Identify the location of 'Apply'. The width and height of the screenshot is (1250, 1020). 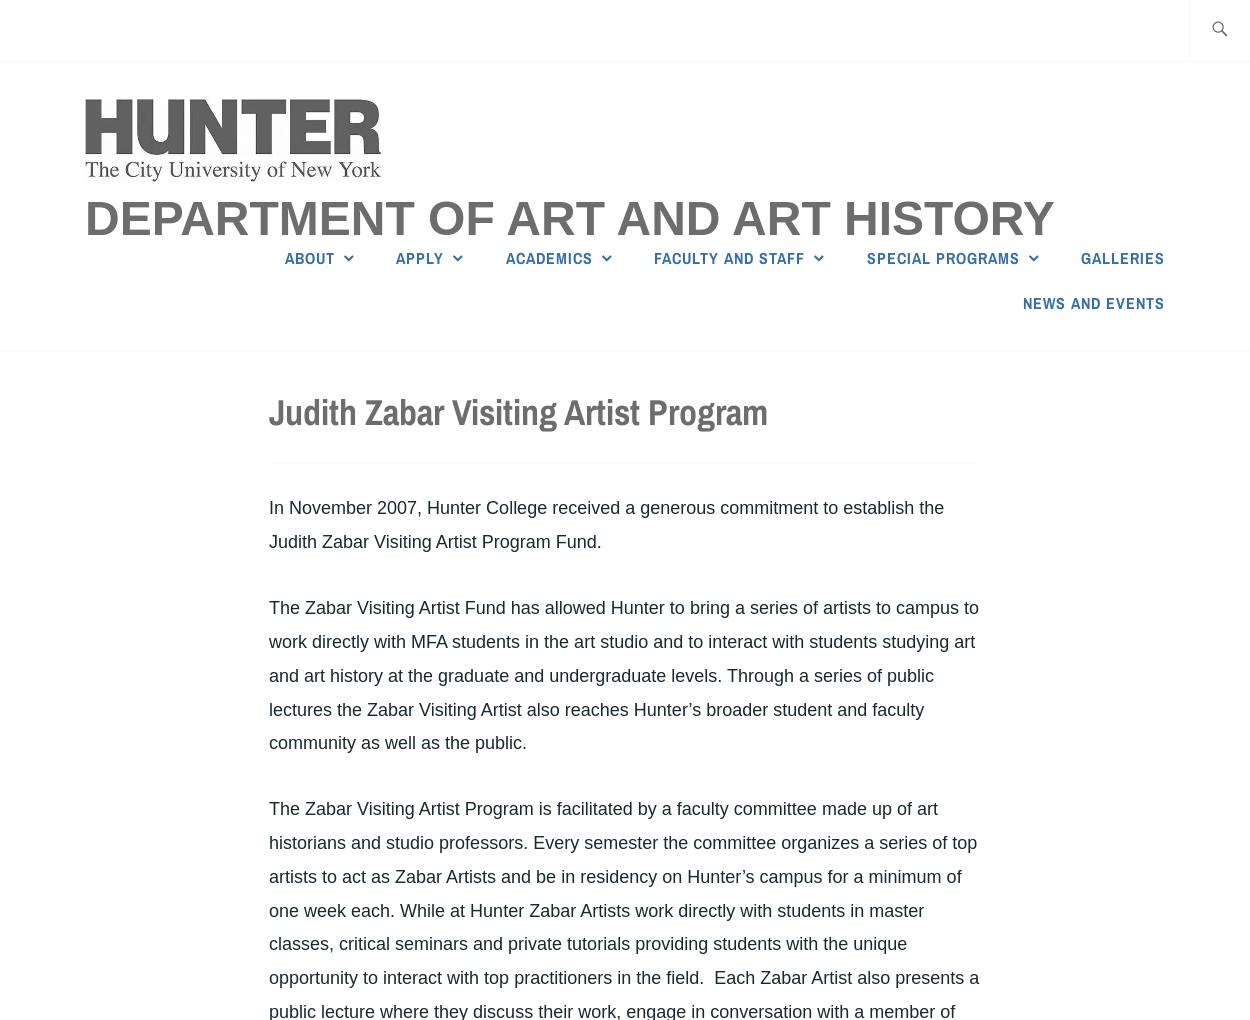
(420, 256).